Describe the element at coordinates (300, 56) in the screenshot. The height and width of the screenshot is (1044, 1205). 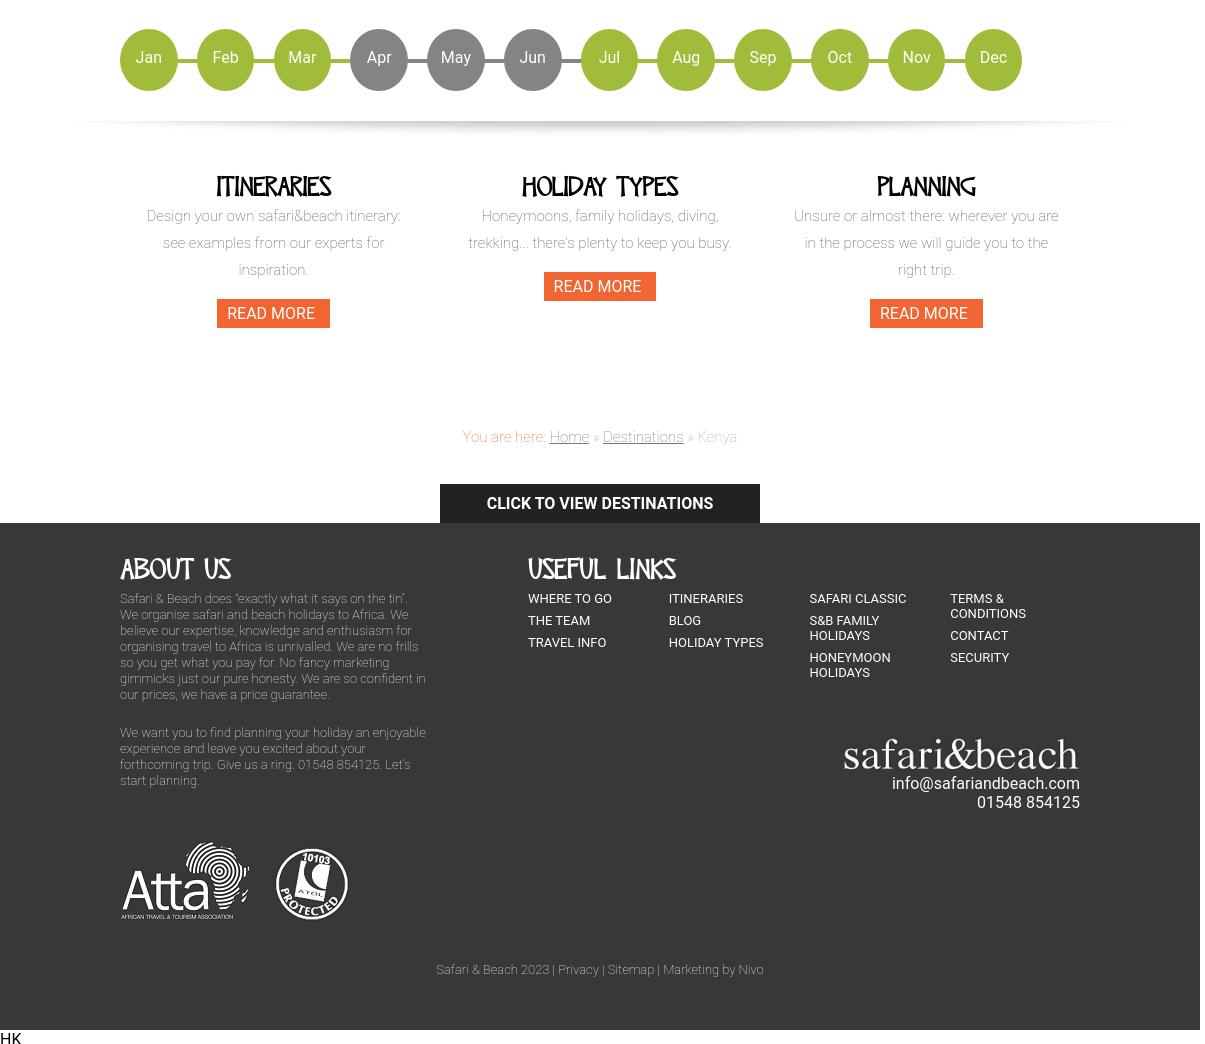
I see `'Mar'` at that location.